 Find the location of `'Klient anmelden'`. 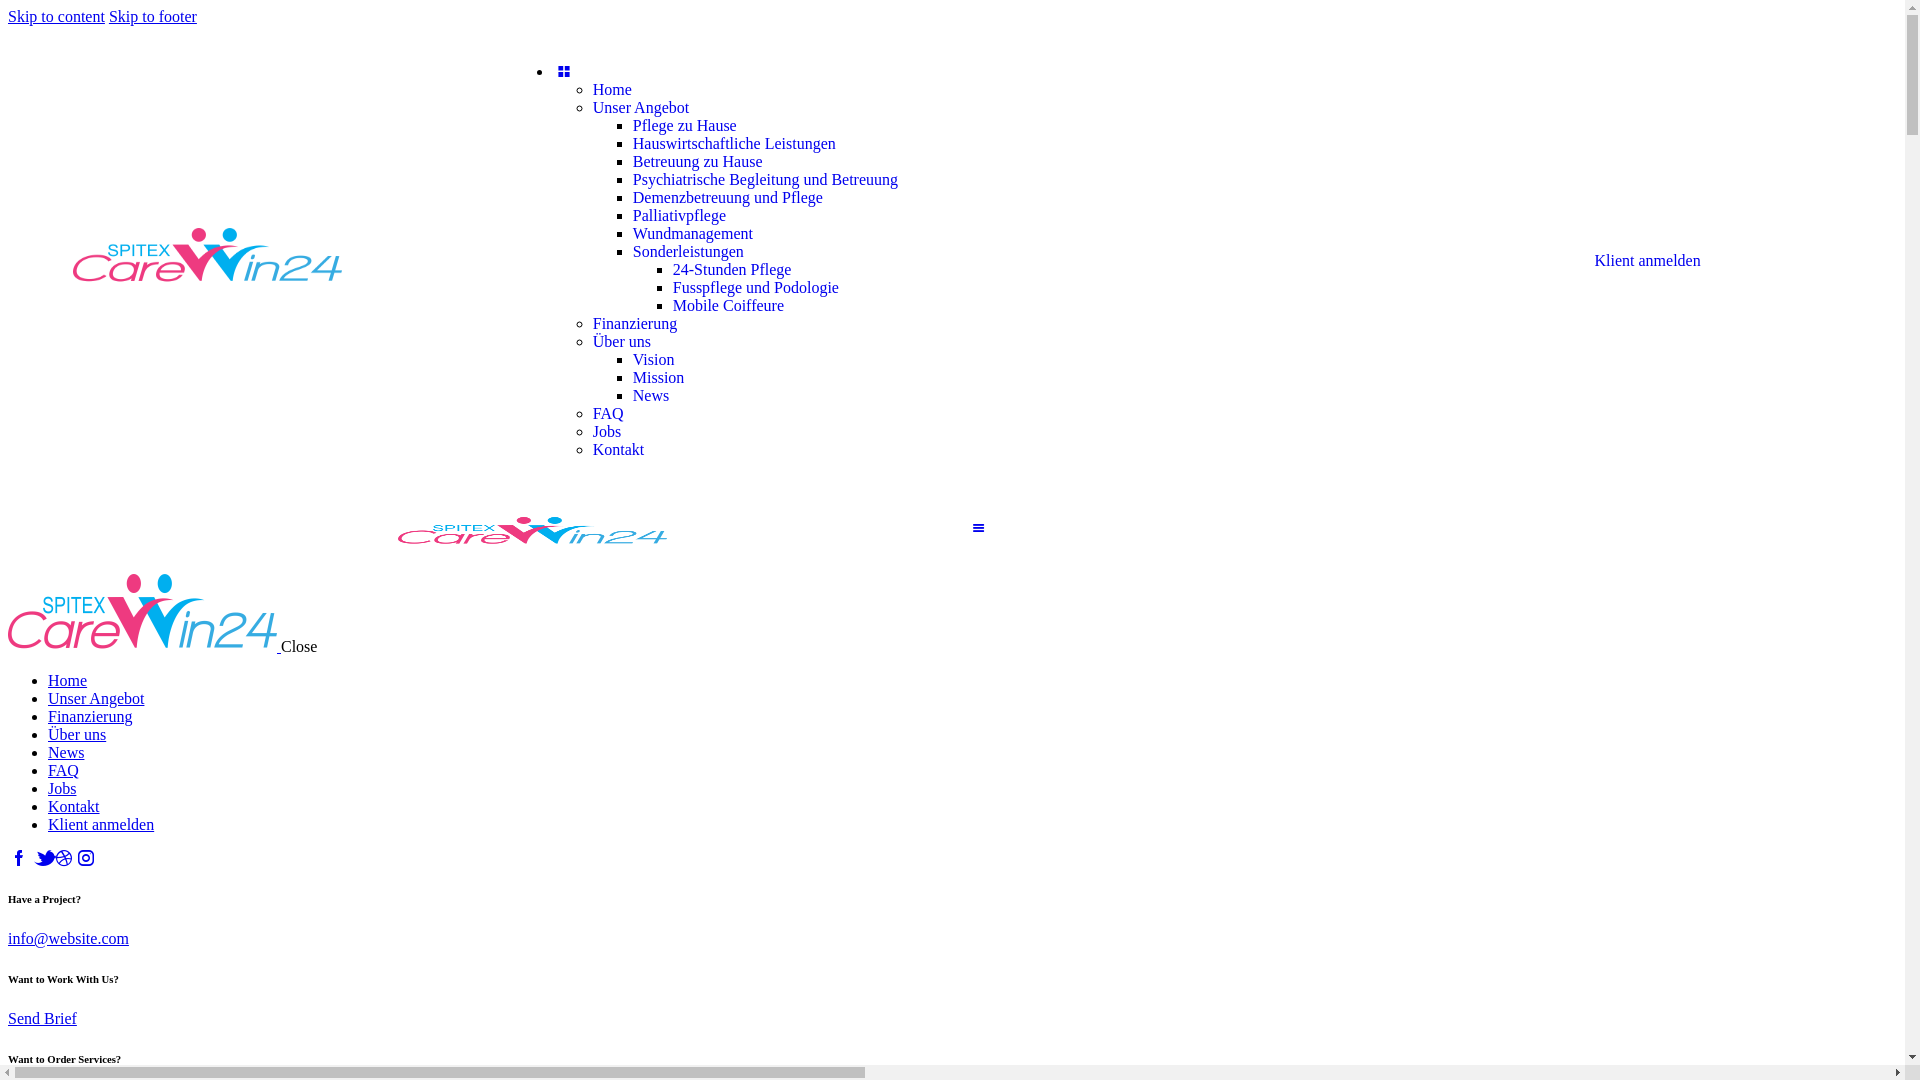

'Klient anmelden' is located at coordinates (1646, 259).